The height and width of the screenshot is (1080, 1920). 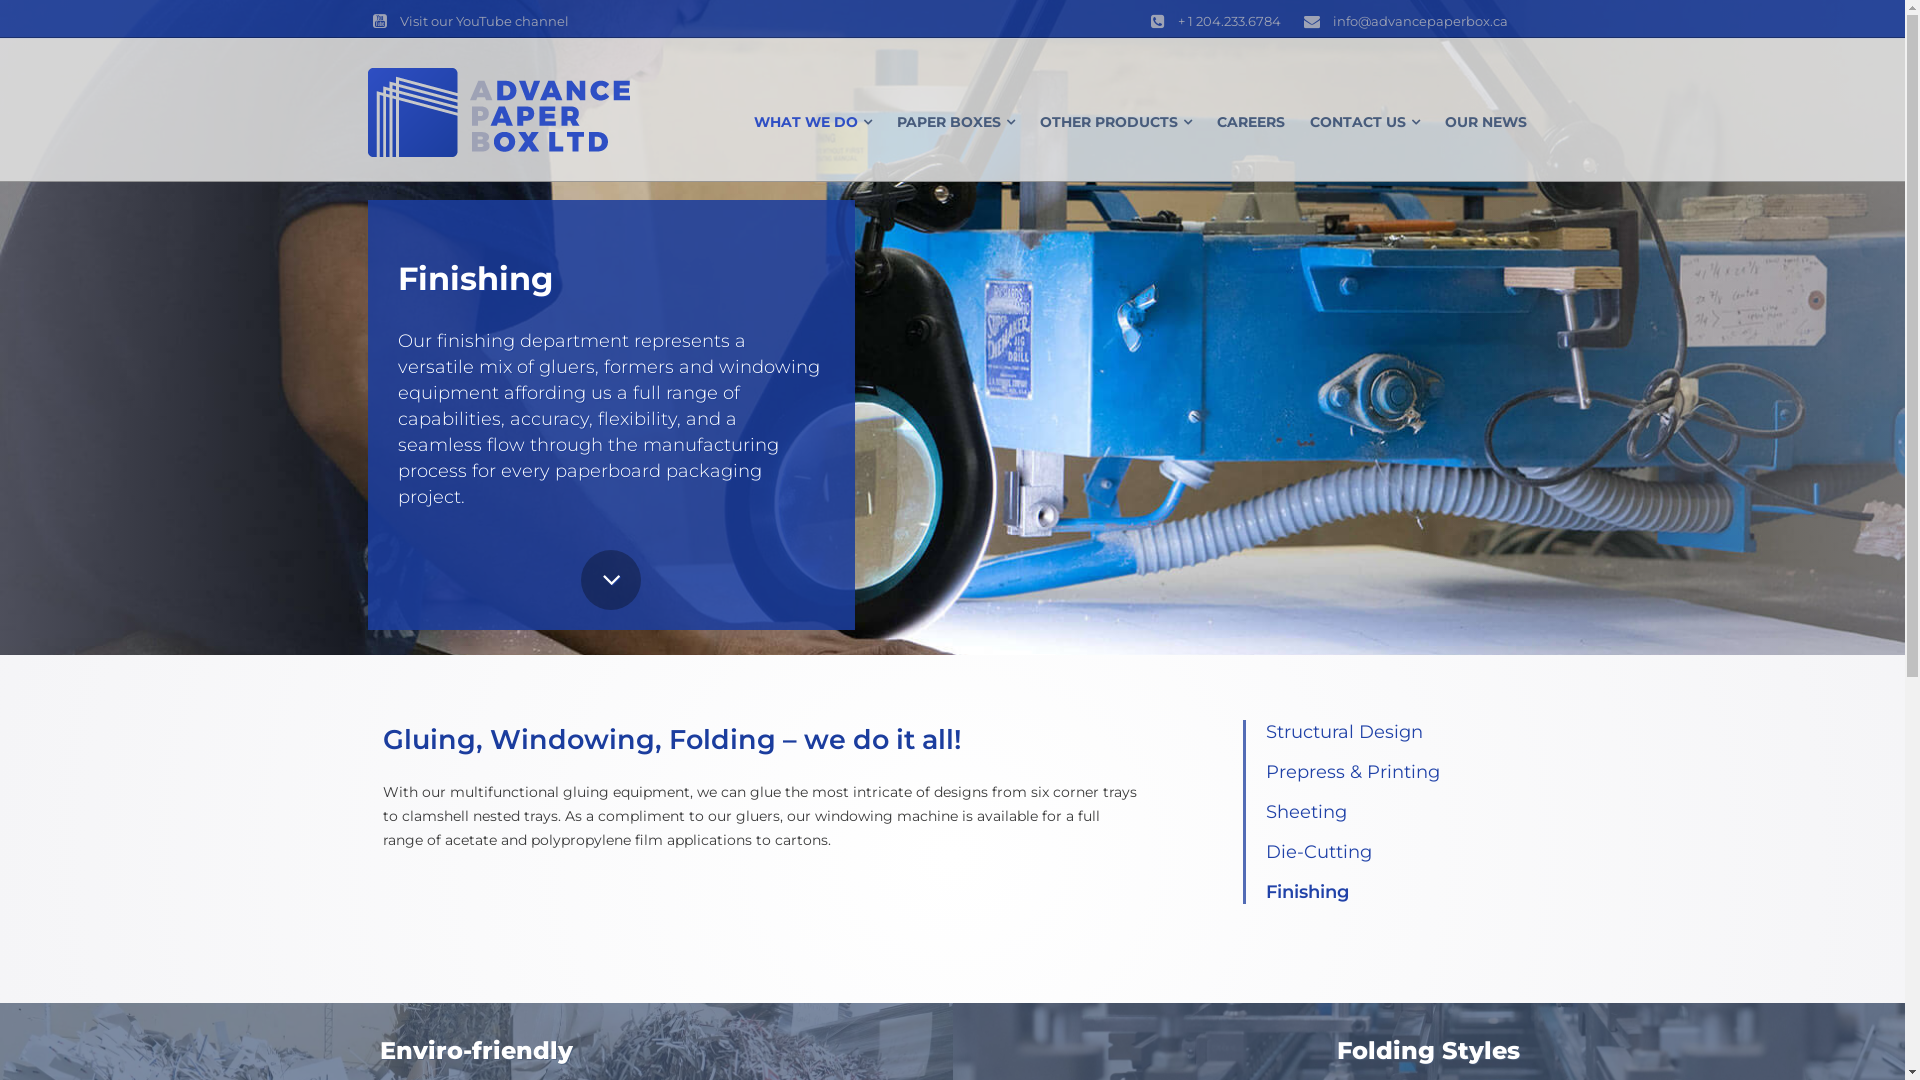 What do you see at coordinates (1306, 812) in the screenshot?
I see `'Sheeting'` at bounding box center [1306, 812].